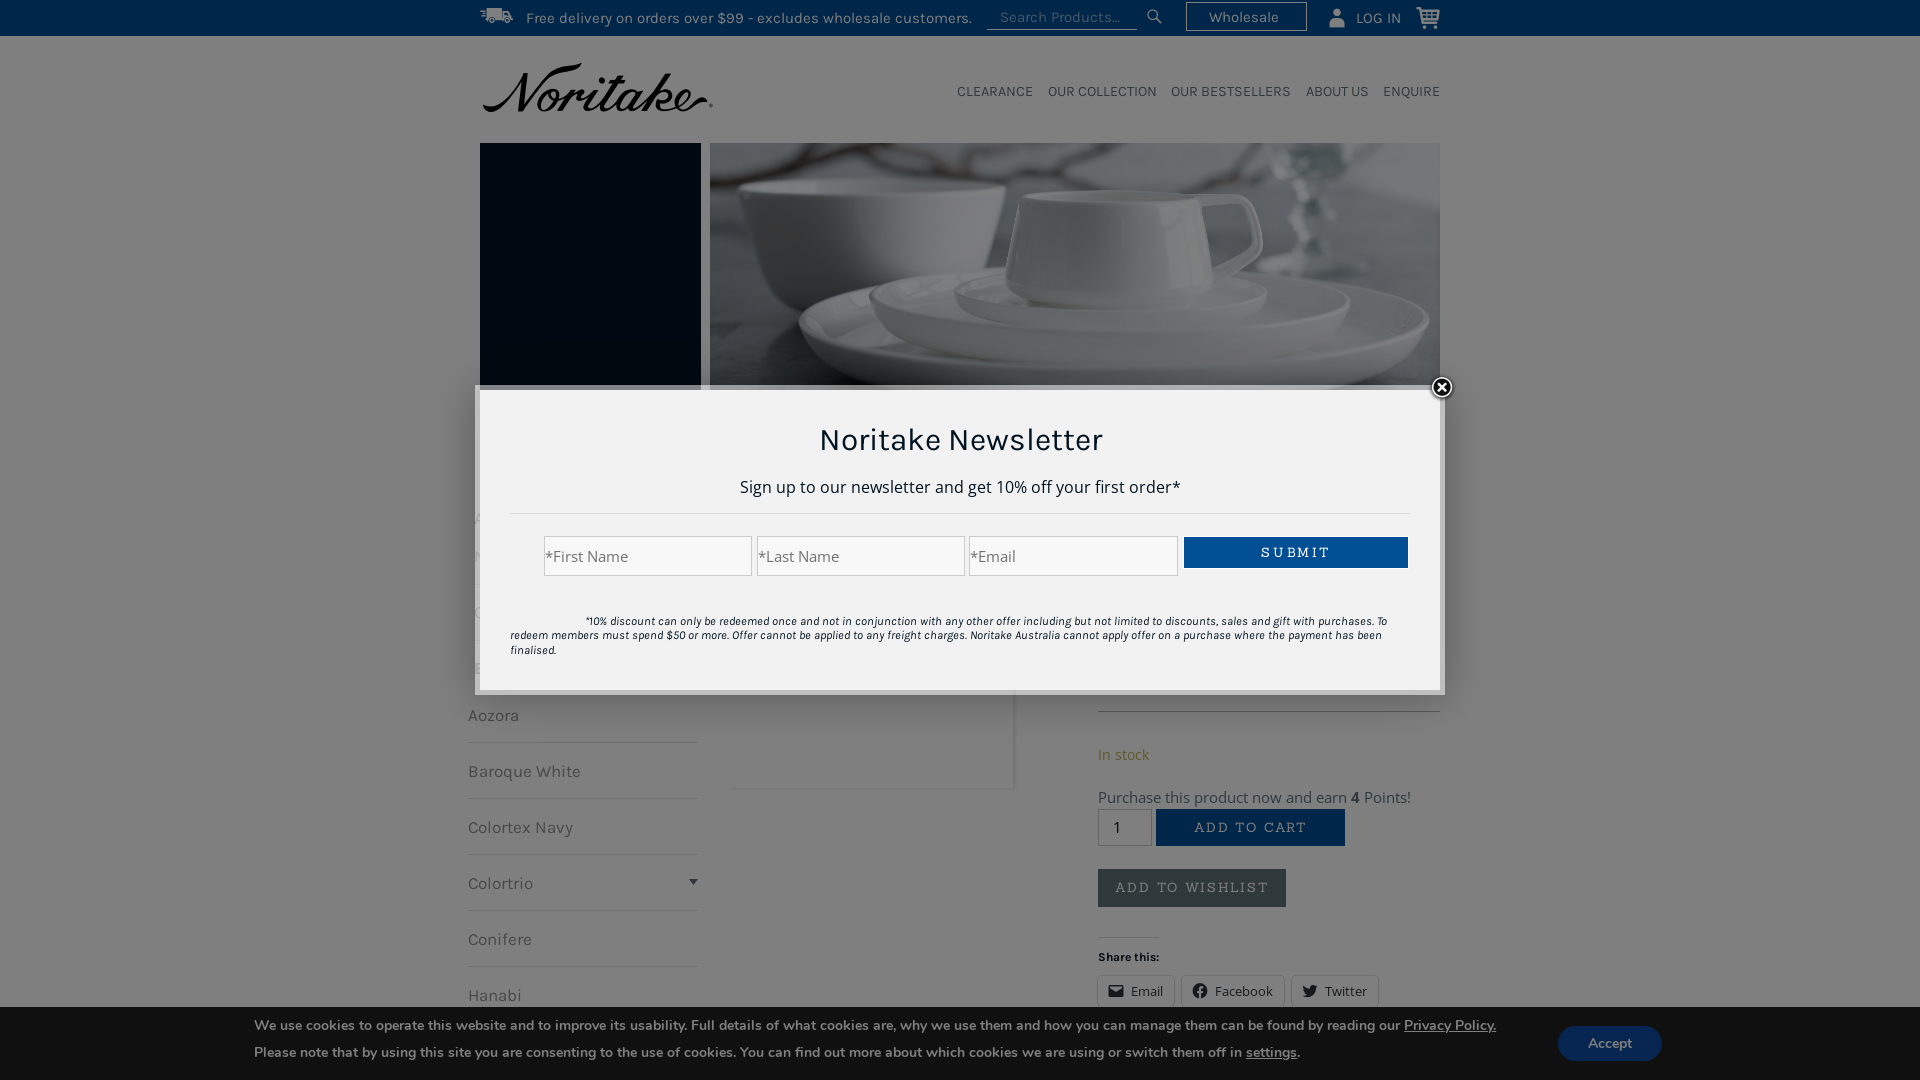 This screenshot has height=1080, width=1920. I want to click on 'Wholesale', so click(1245, 16).